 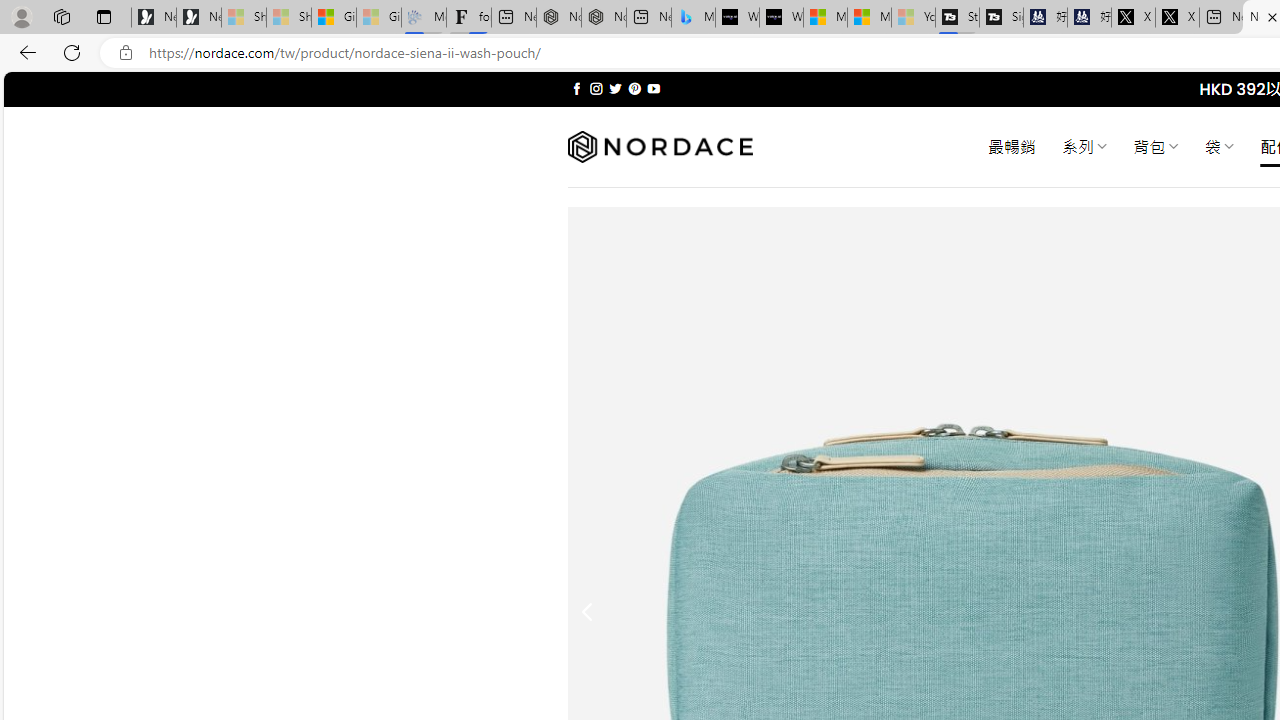 I want to click on 'Follow on Pinterest', so click(x=633, y=88).